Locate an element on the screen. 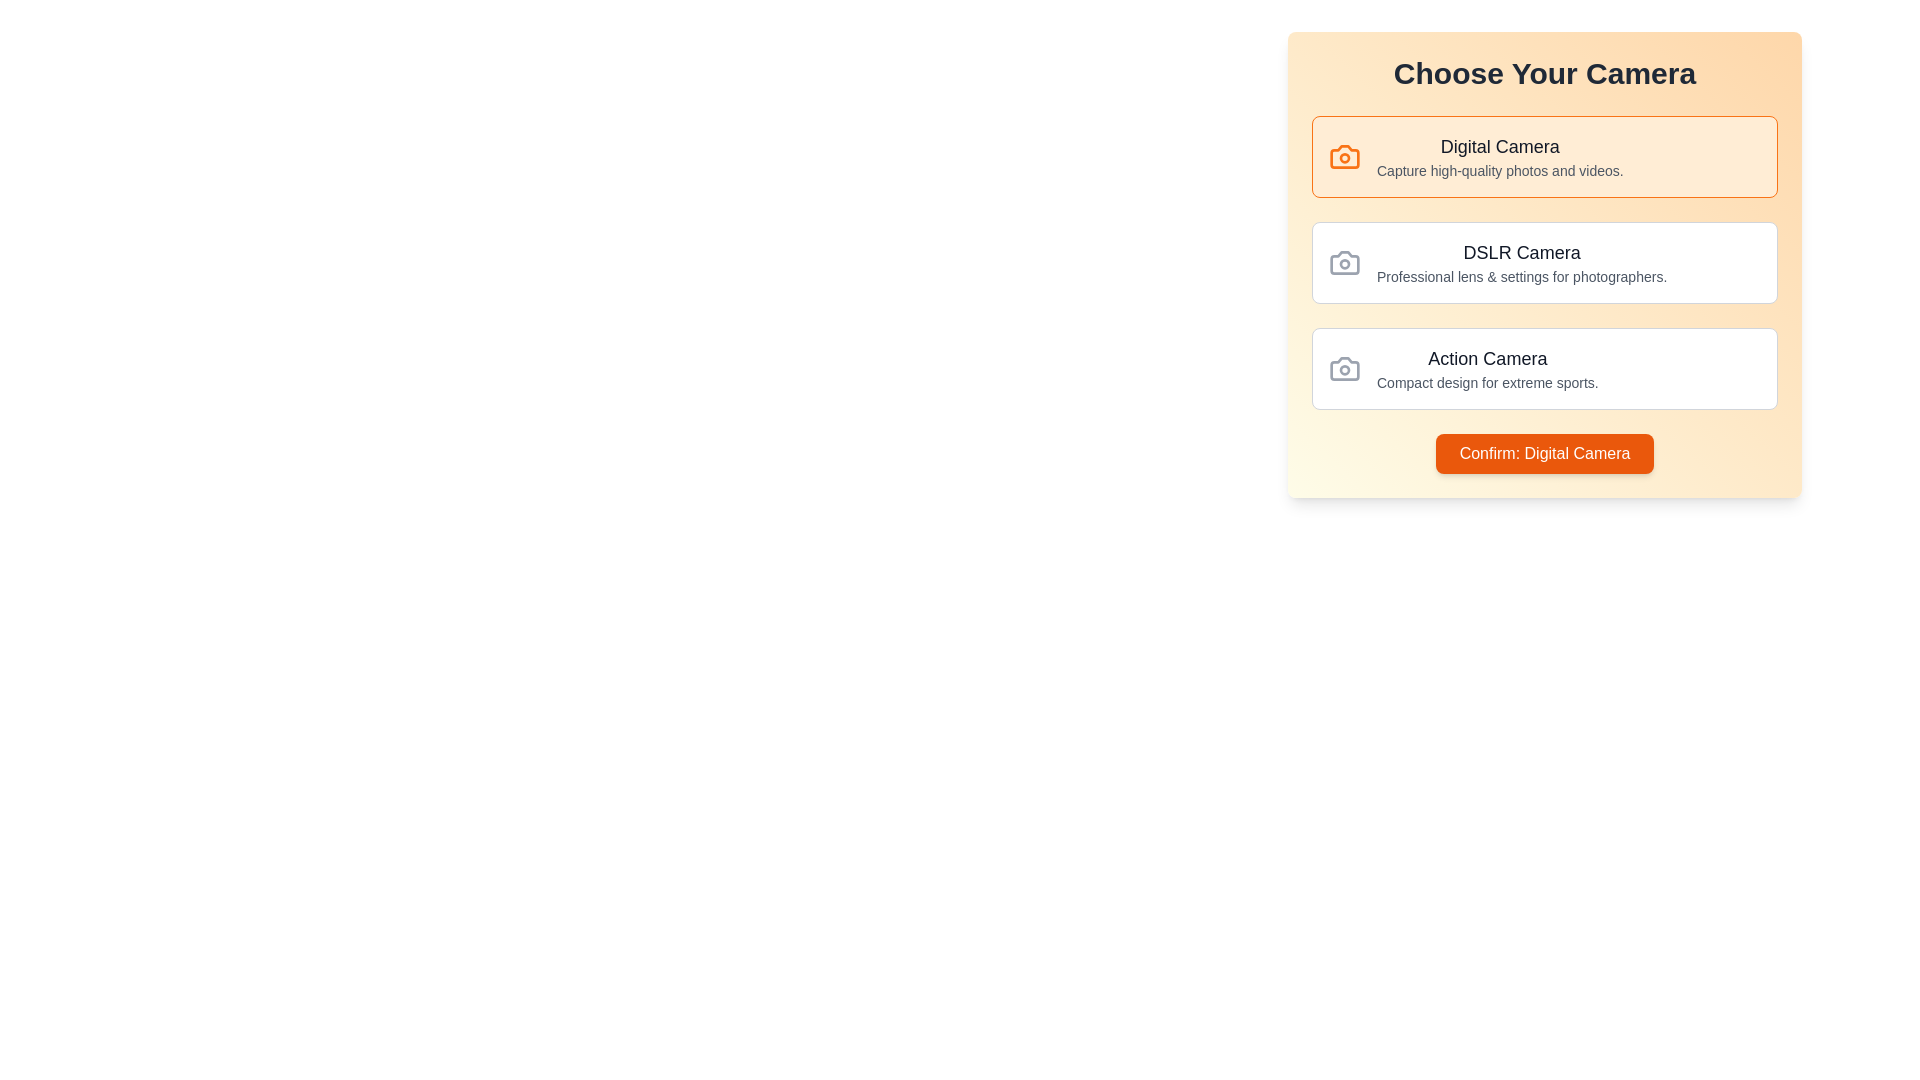 The image size is (1920, 1080). the camera icon, which is styled in gray and located to the left of the 'Action Camera' text in the third selection of camera types is located at coordinates (1344, 369).